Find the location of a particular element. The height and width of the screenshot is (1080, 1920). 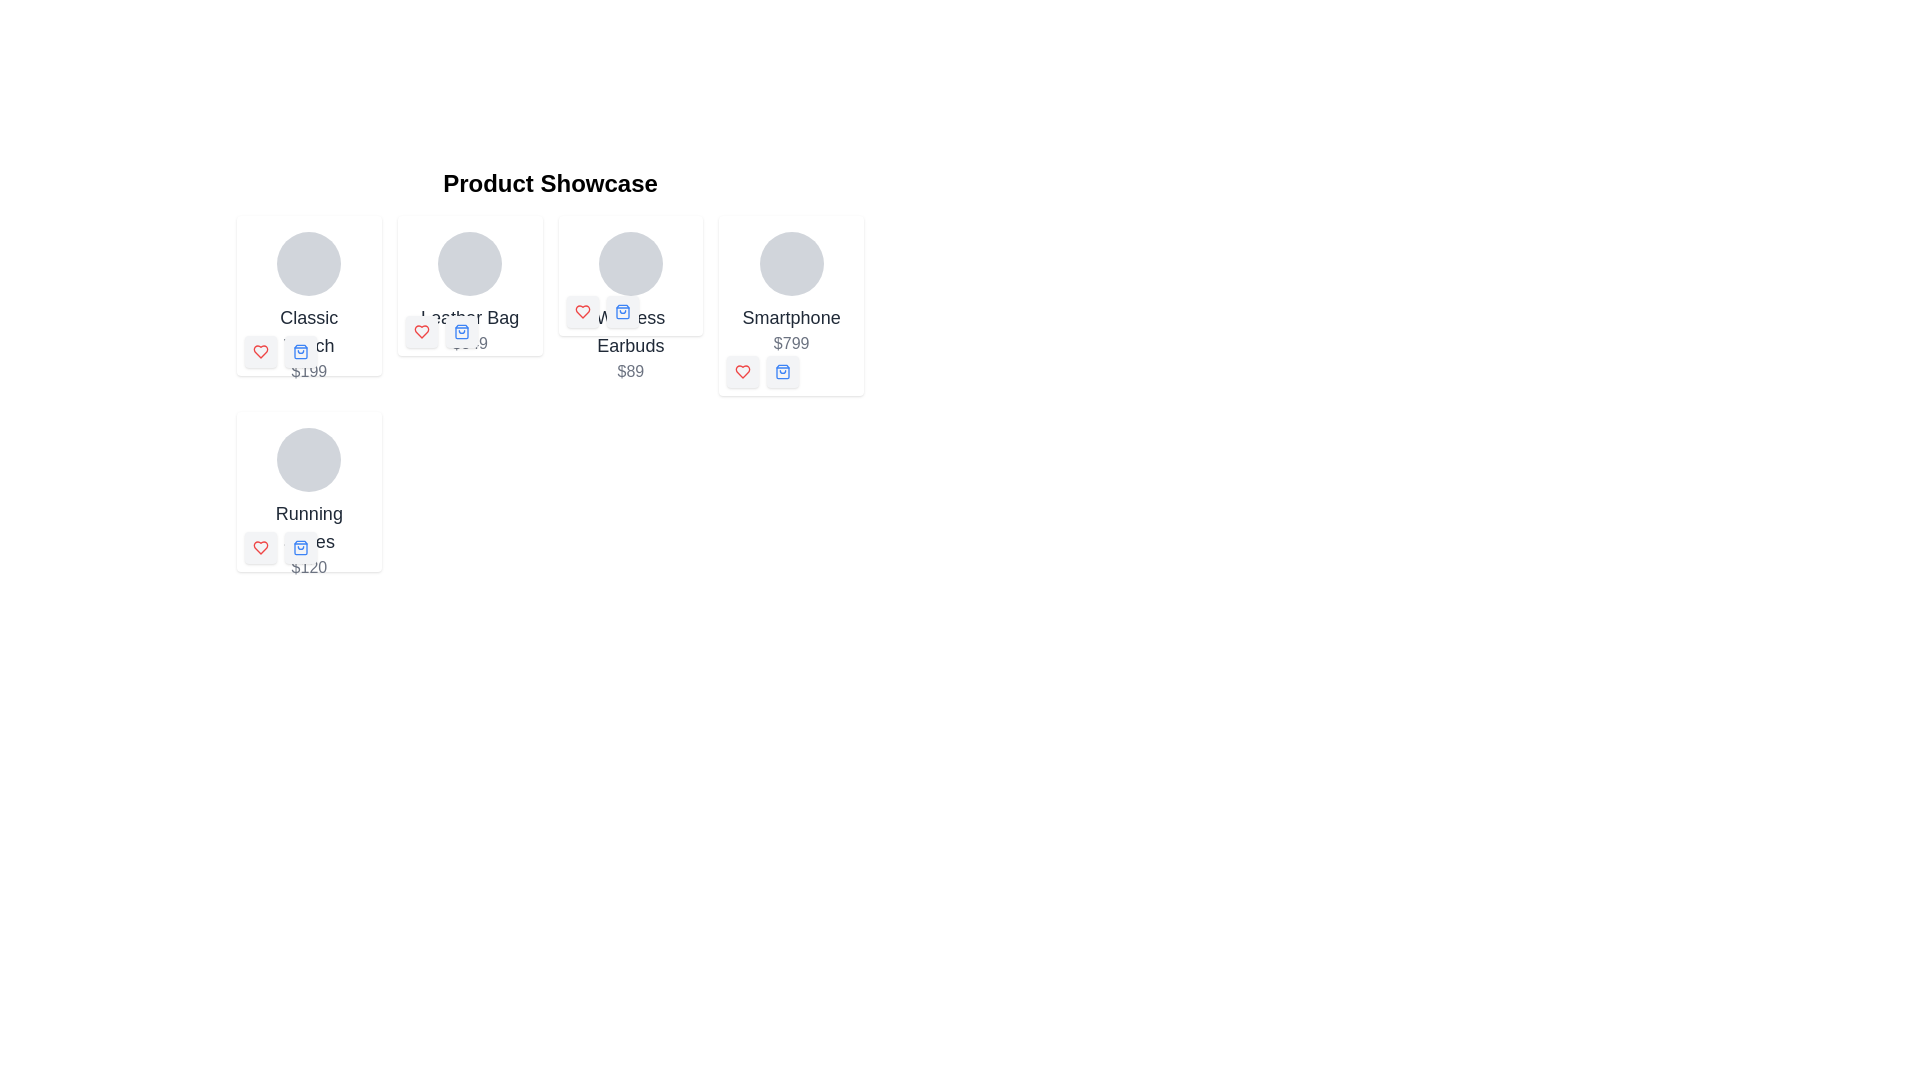

the shopping bag icon button located in the center of the toolbar at the bottom of the 'Wireless Earbuds' card is located at coordinates (621, 312).